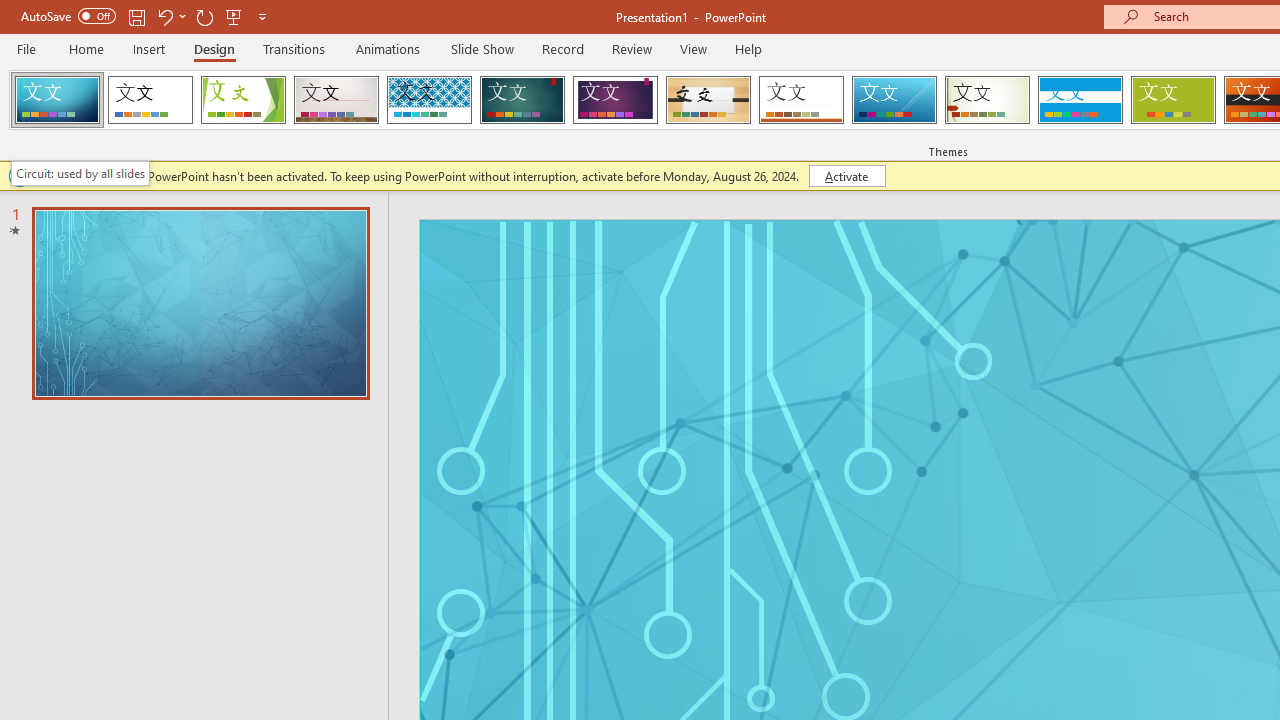 This screenshot has width=1280, height=720. I want to click on 'Circuit: used by all slides', so click(80, 172).